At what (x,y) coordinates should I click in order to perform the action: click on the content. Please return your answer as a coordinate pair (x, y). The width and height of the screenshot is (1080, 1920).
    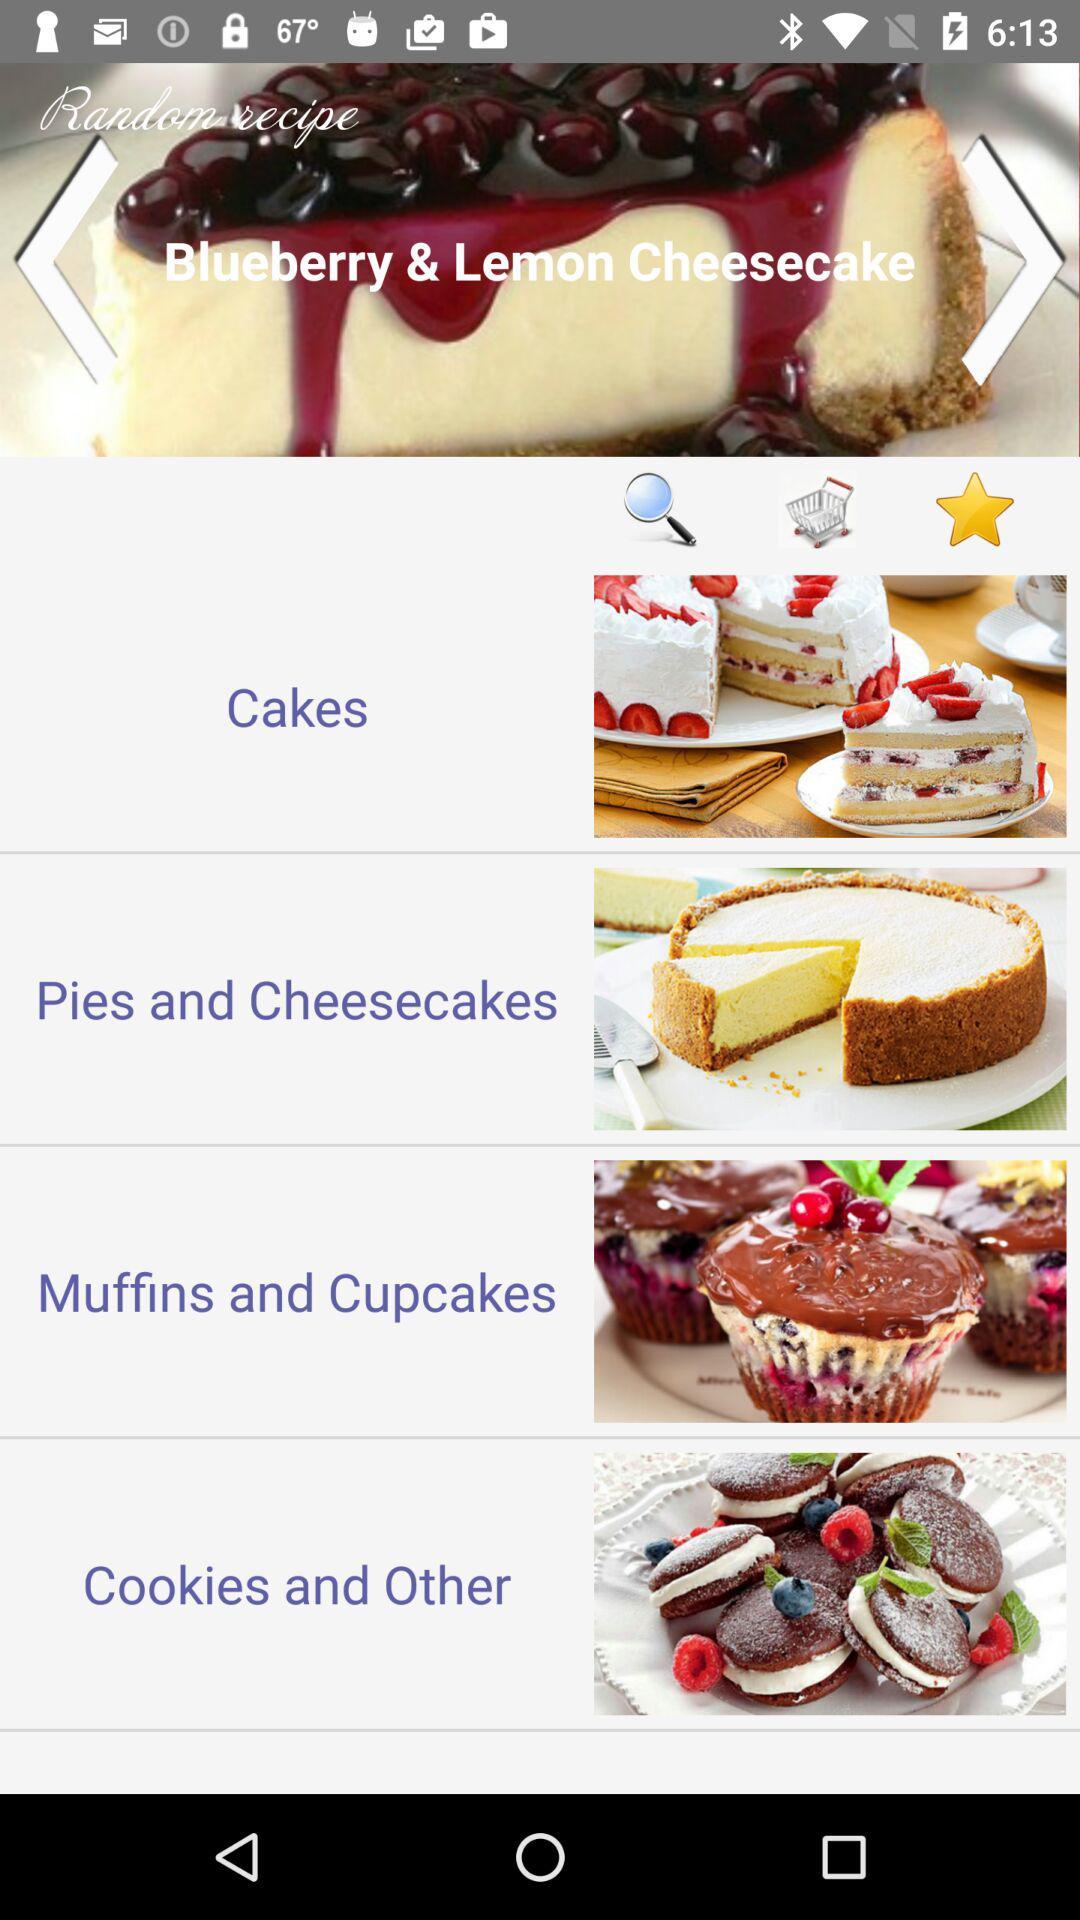
    Looking at the image, I should click on (974, 509).